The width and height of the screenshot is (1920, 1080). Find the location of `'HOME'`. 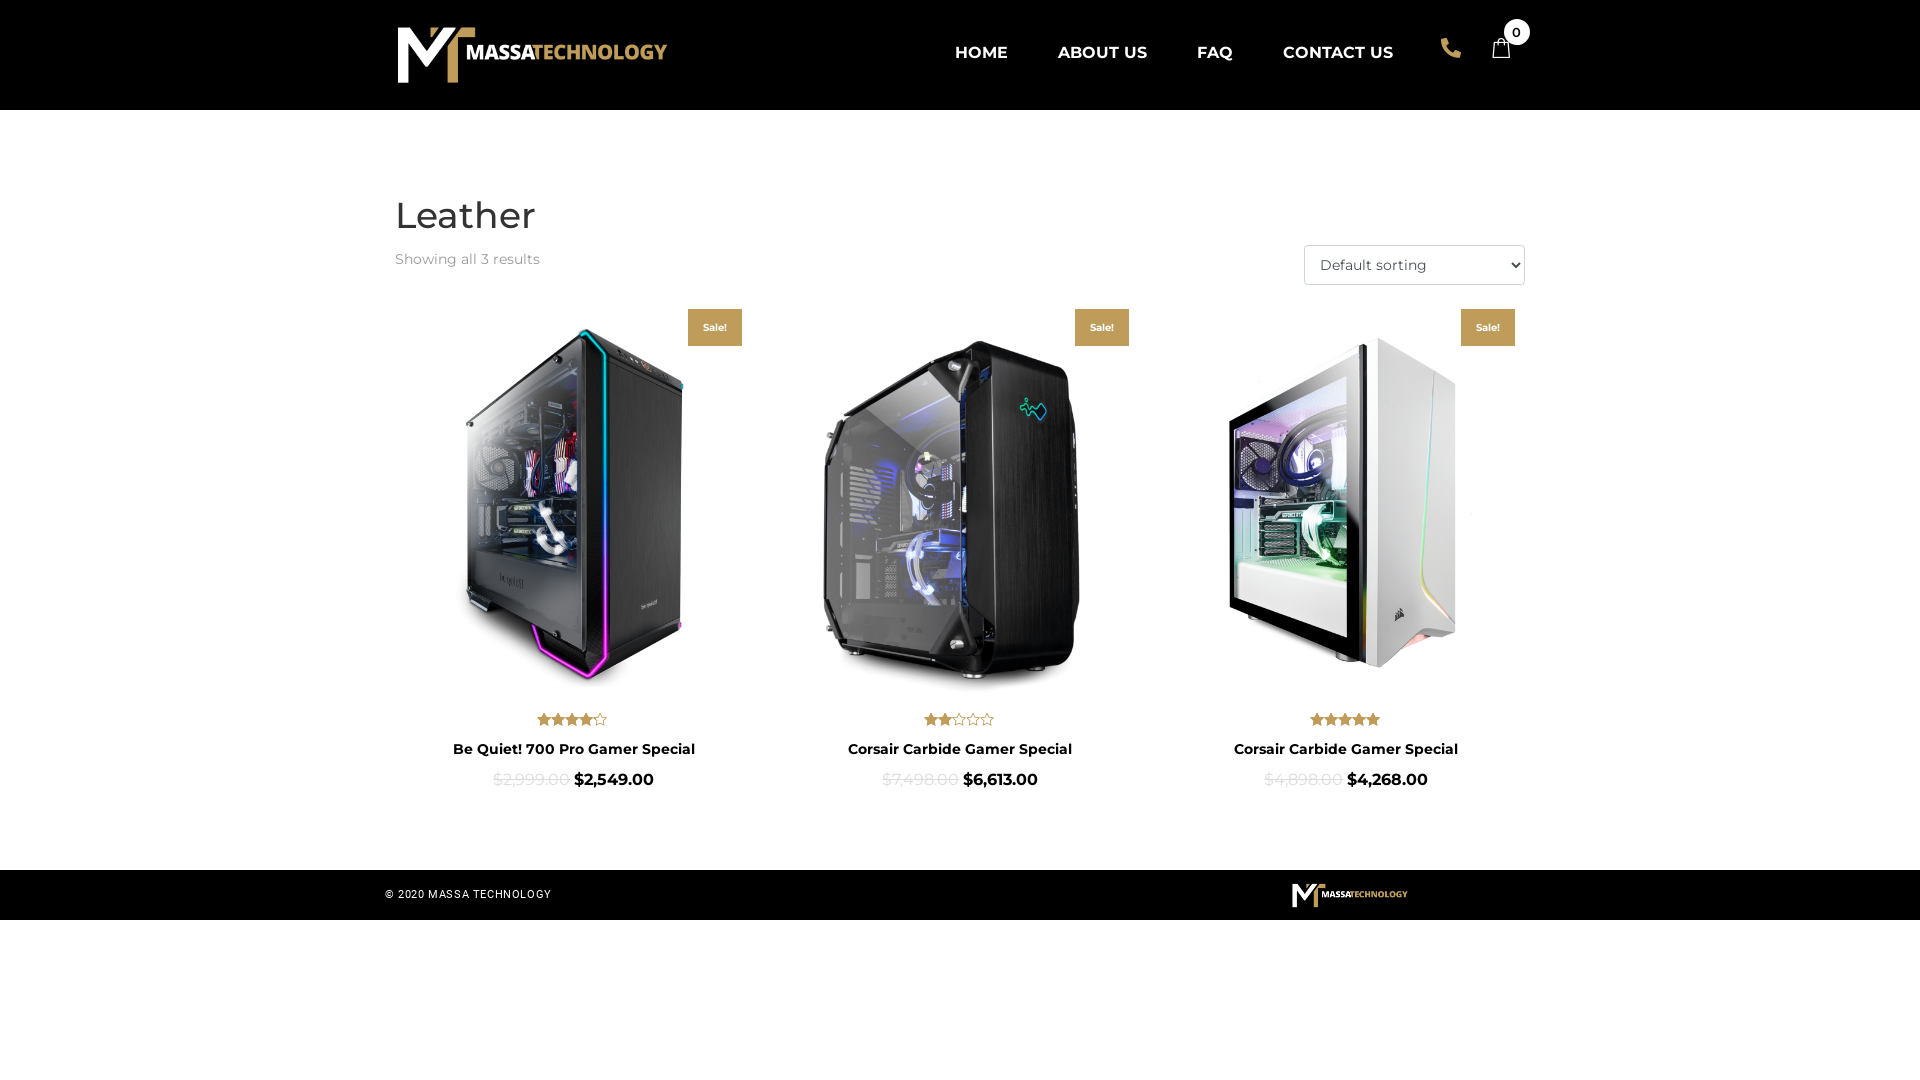

'HOME' is located at coordinates (981, 51).